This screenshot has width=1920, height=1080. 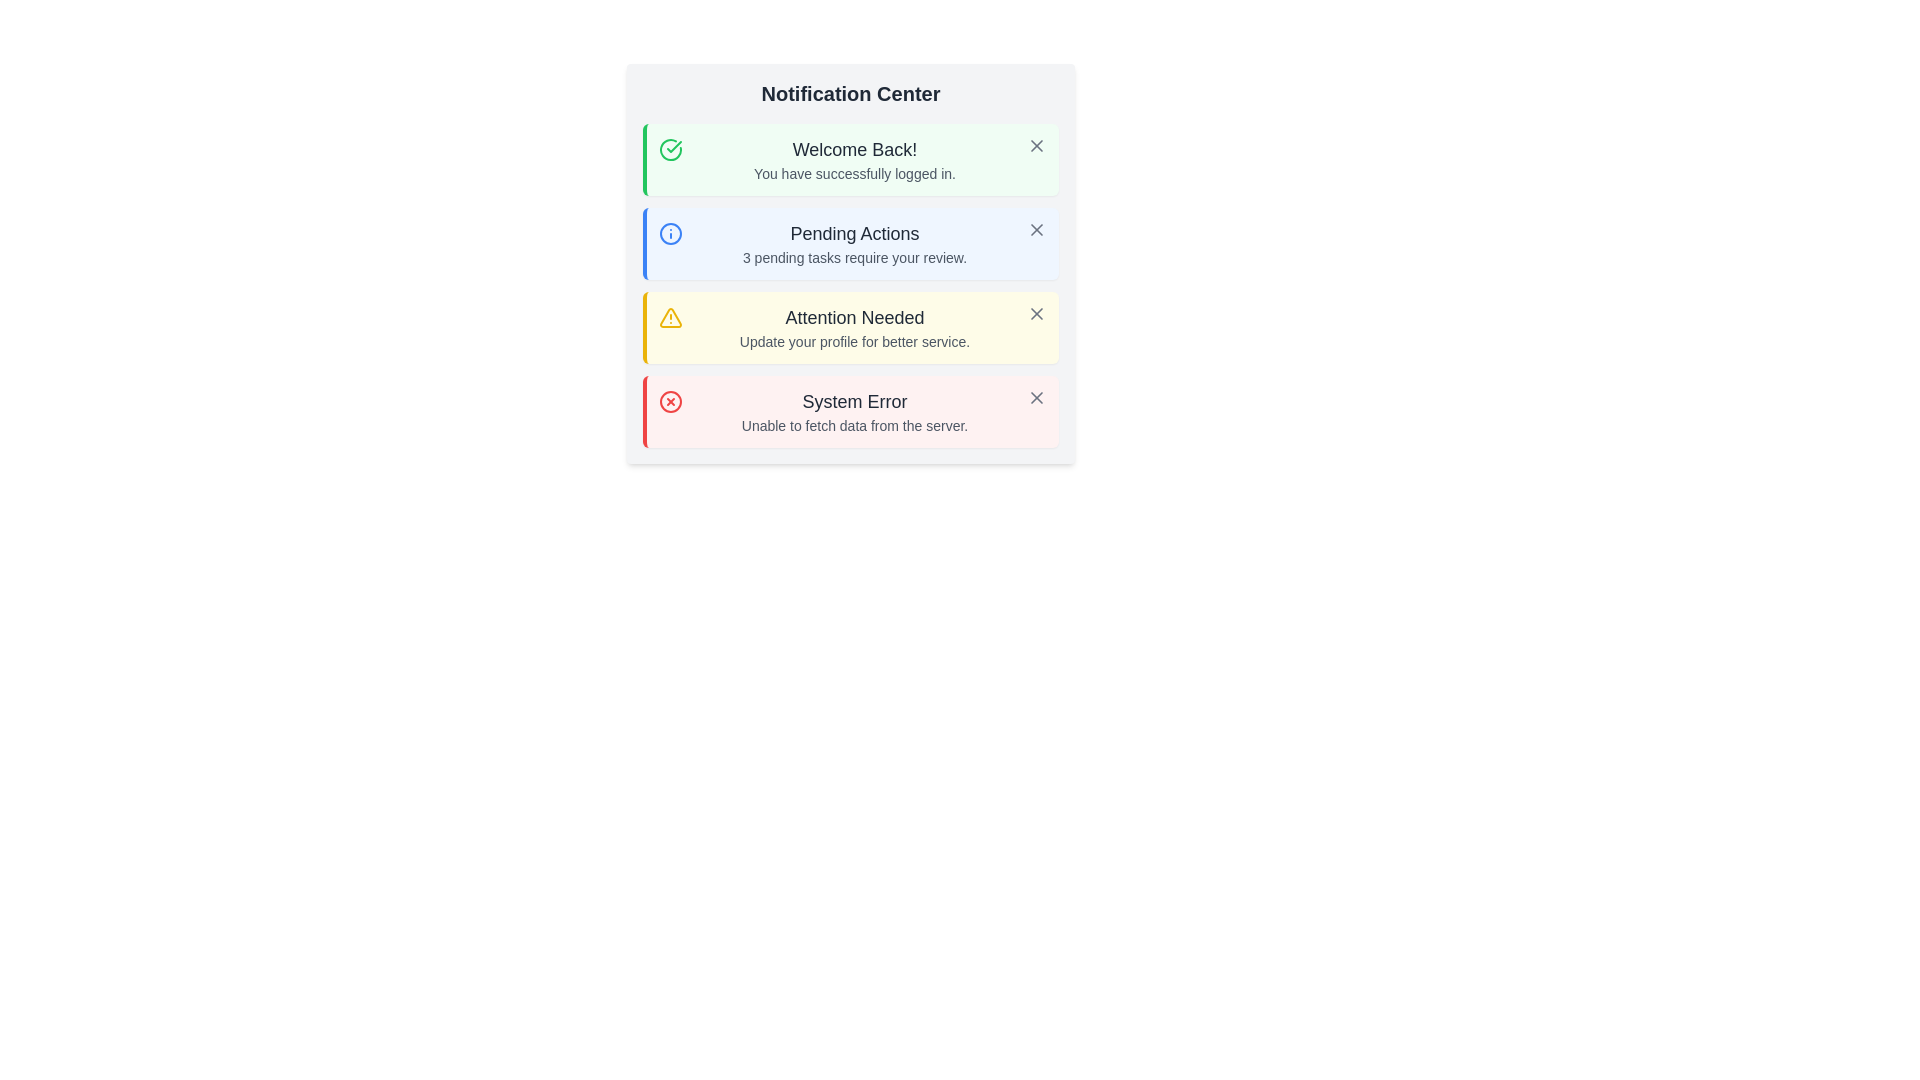 I want to click on the text label indicating pending actions in the second notification box of the Notification Center, which is positioned above the message about pending tasks, so click(x=854, y=233).